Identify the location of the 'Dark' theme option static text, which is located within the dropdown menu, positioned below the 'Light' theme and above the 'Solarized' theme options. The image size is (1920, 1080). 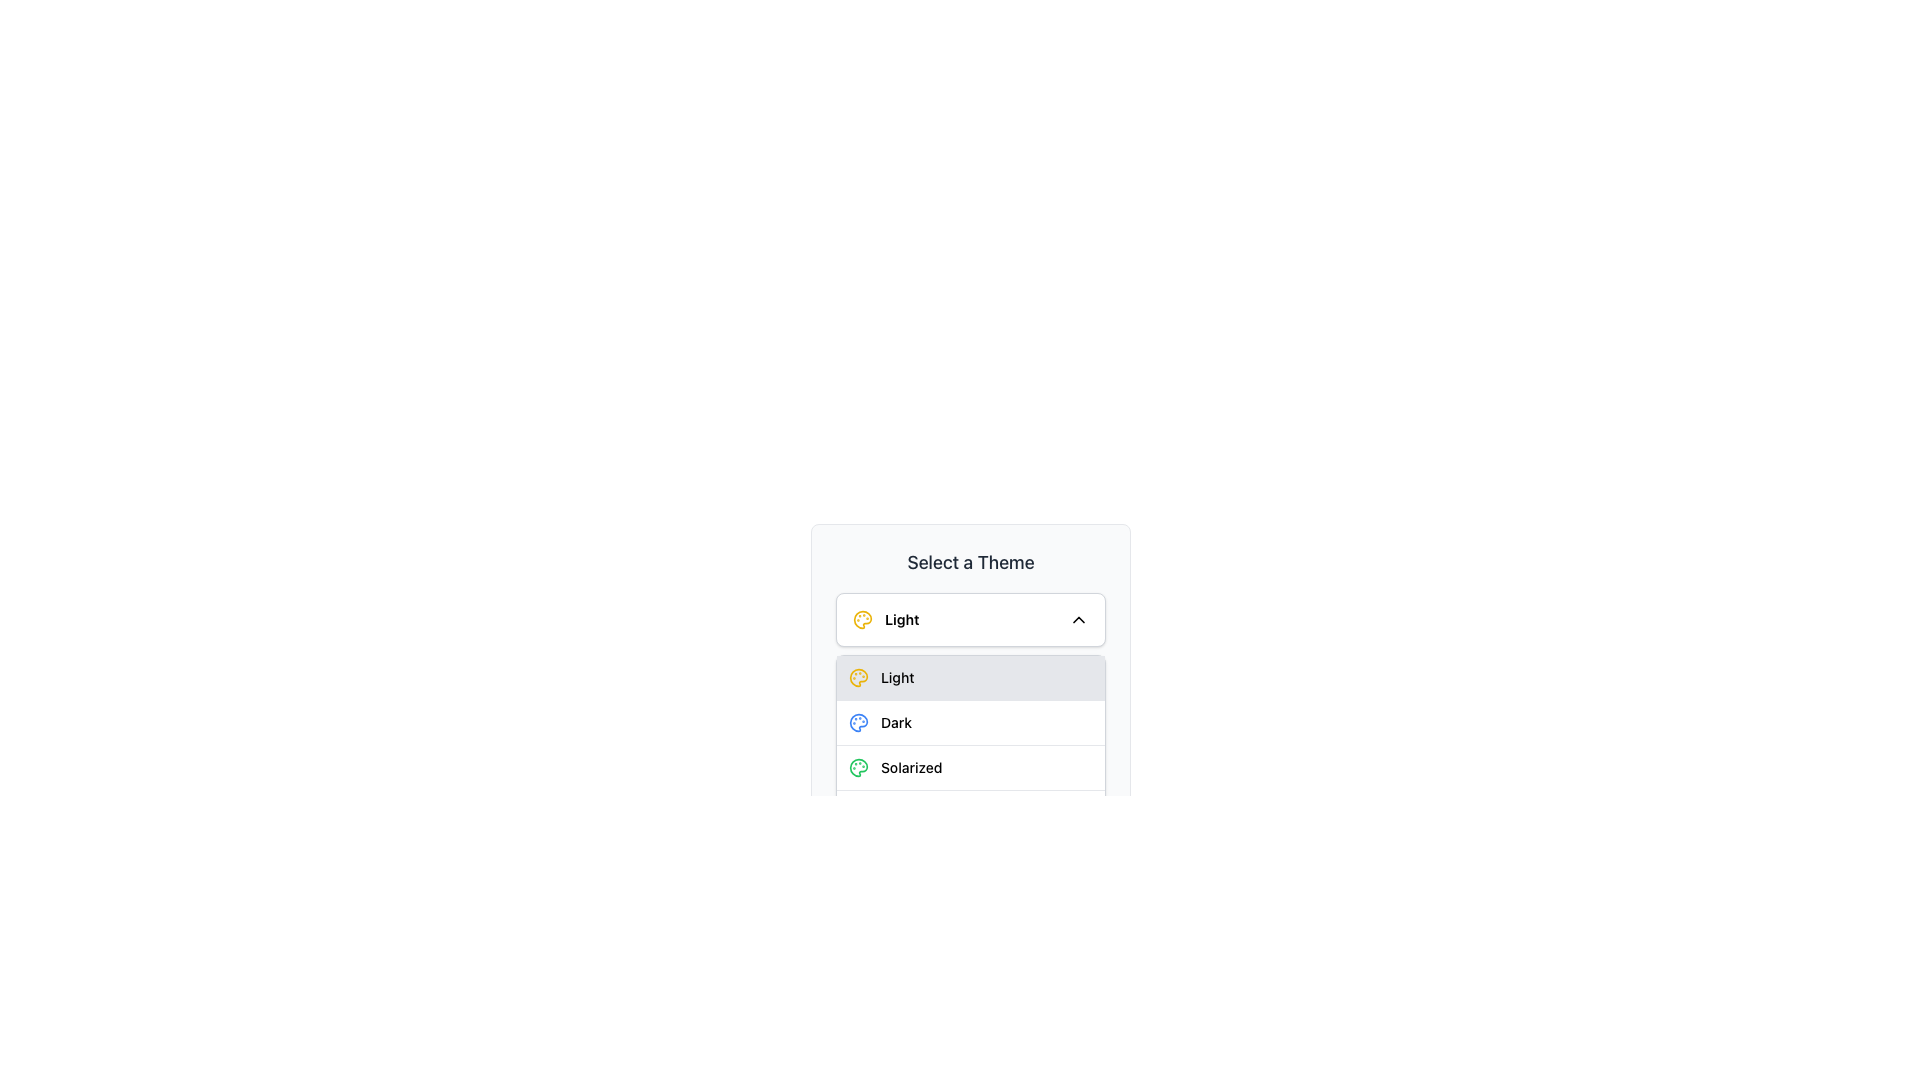
(895, 722).